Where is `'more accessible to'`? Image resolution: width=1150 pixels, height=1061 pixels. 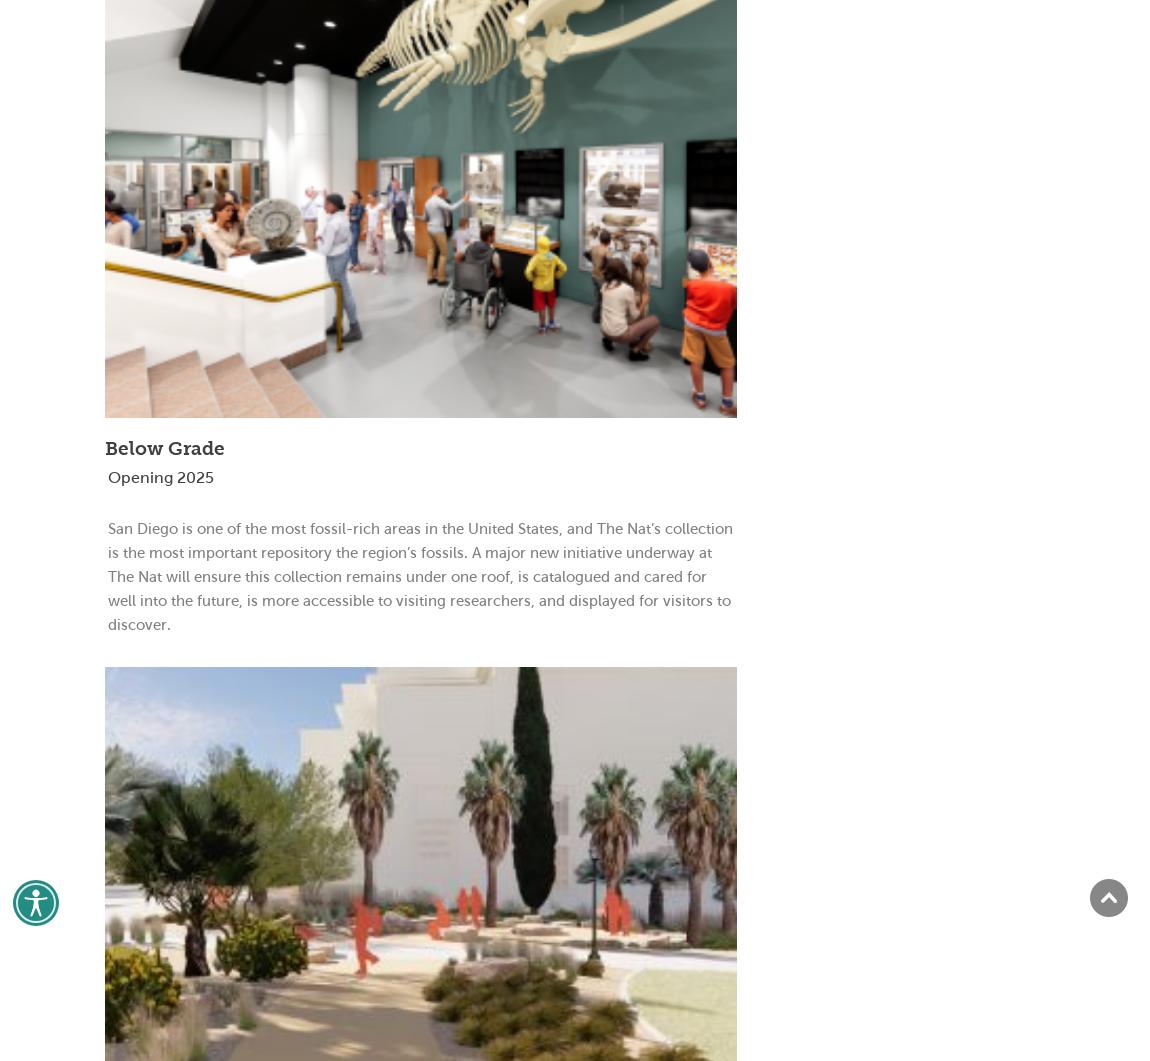
'more accessible to' is located at coordinates (324, 598).